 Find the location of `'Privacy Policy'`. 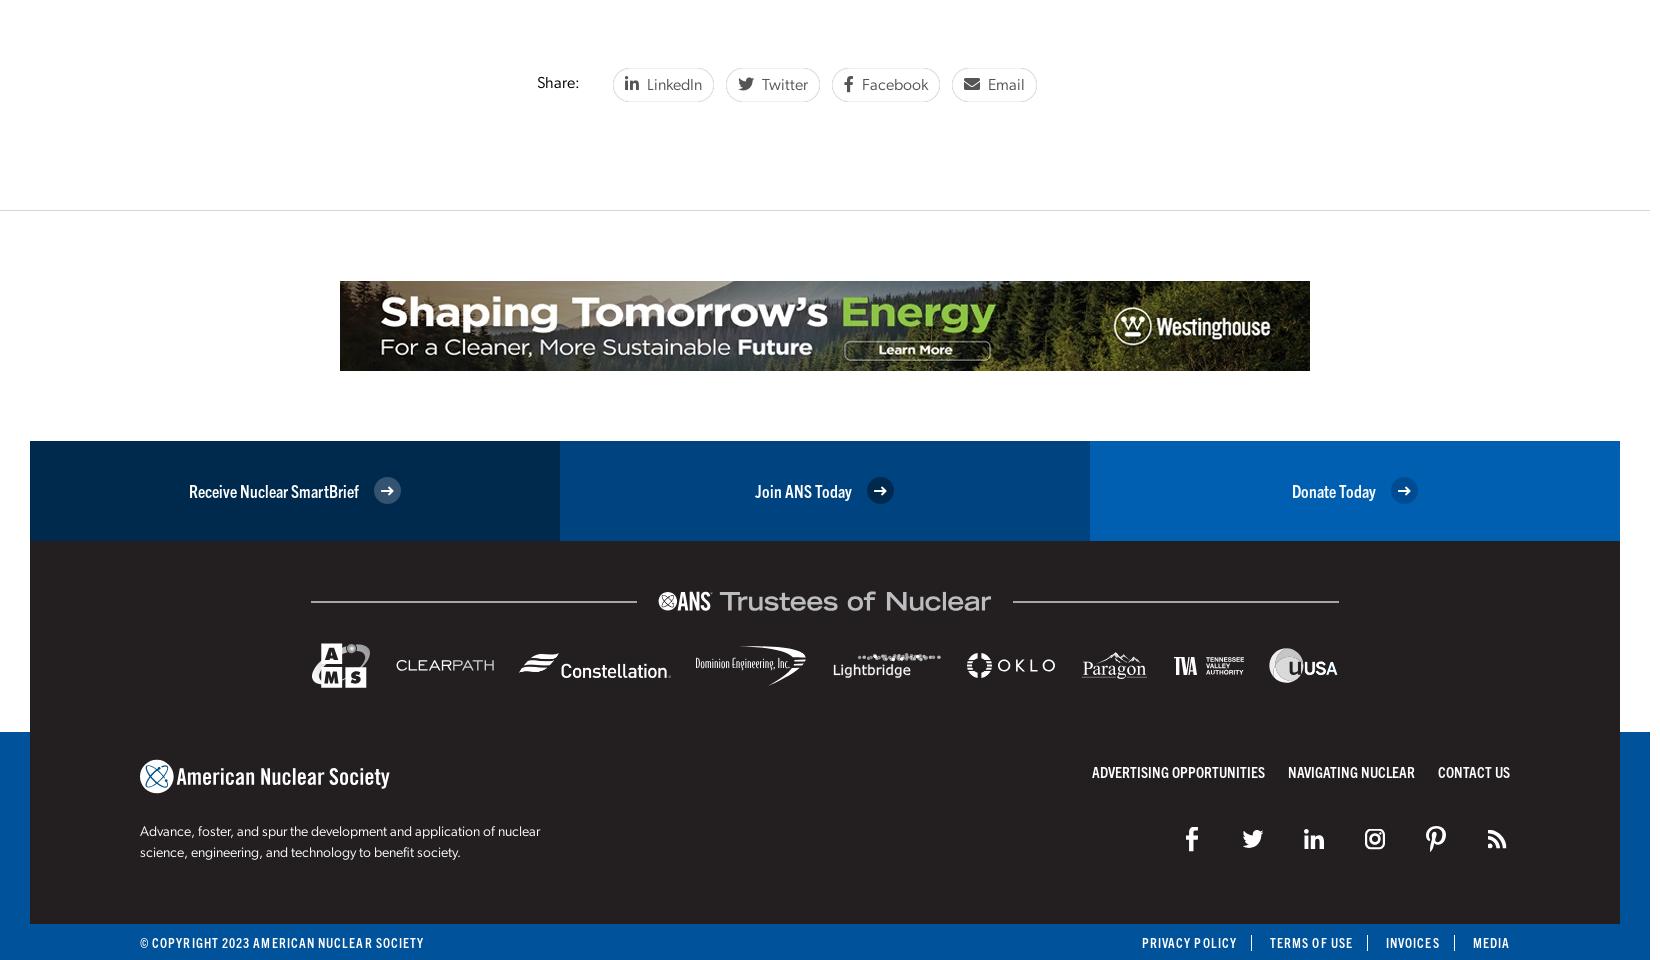

'Privacy Policy' is located at coordinates (1188, 942).